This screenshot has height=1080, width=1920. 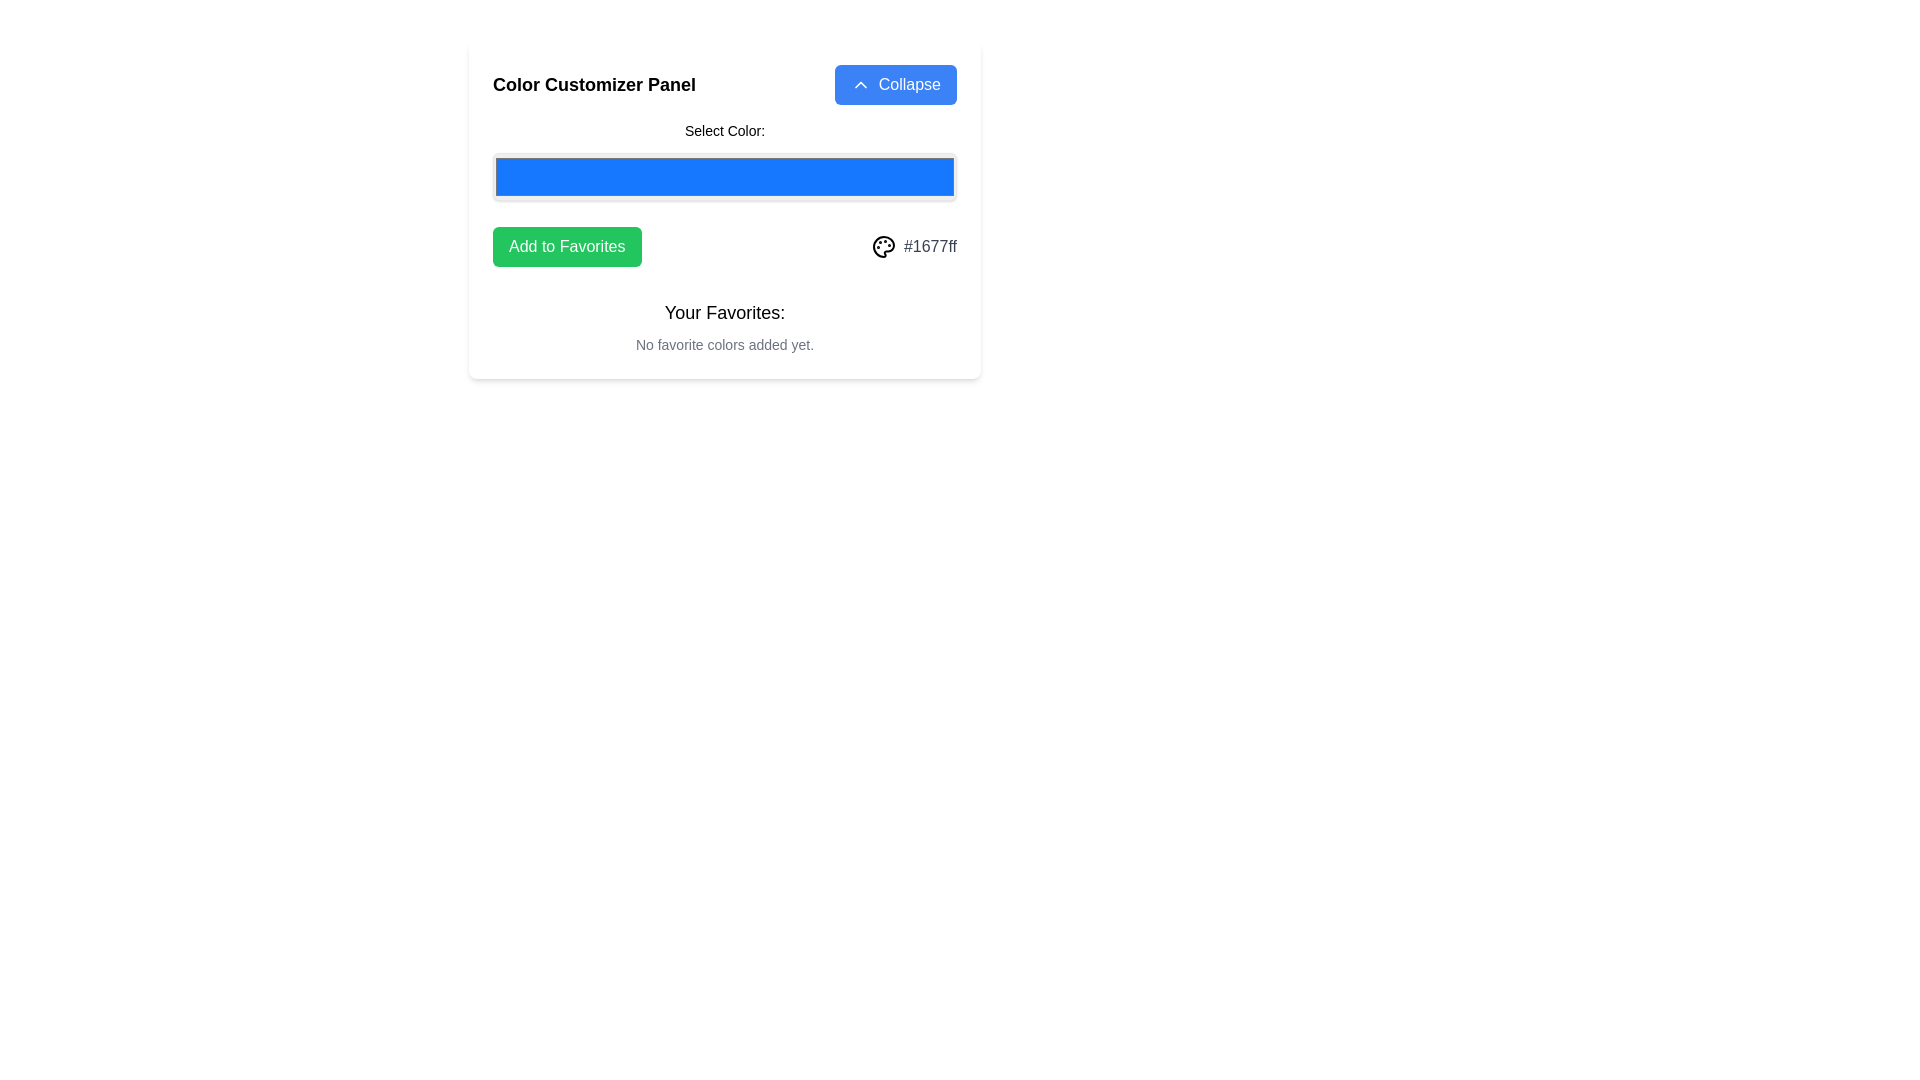 What do you see at coordinates (593, 83) in the screenshot?
I see `the text label that serves as the title of the user interface panel, located to the left of the 'Collapse' button and chevron icon` at bounding box center [593, 83].